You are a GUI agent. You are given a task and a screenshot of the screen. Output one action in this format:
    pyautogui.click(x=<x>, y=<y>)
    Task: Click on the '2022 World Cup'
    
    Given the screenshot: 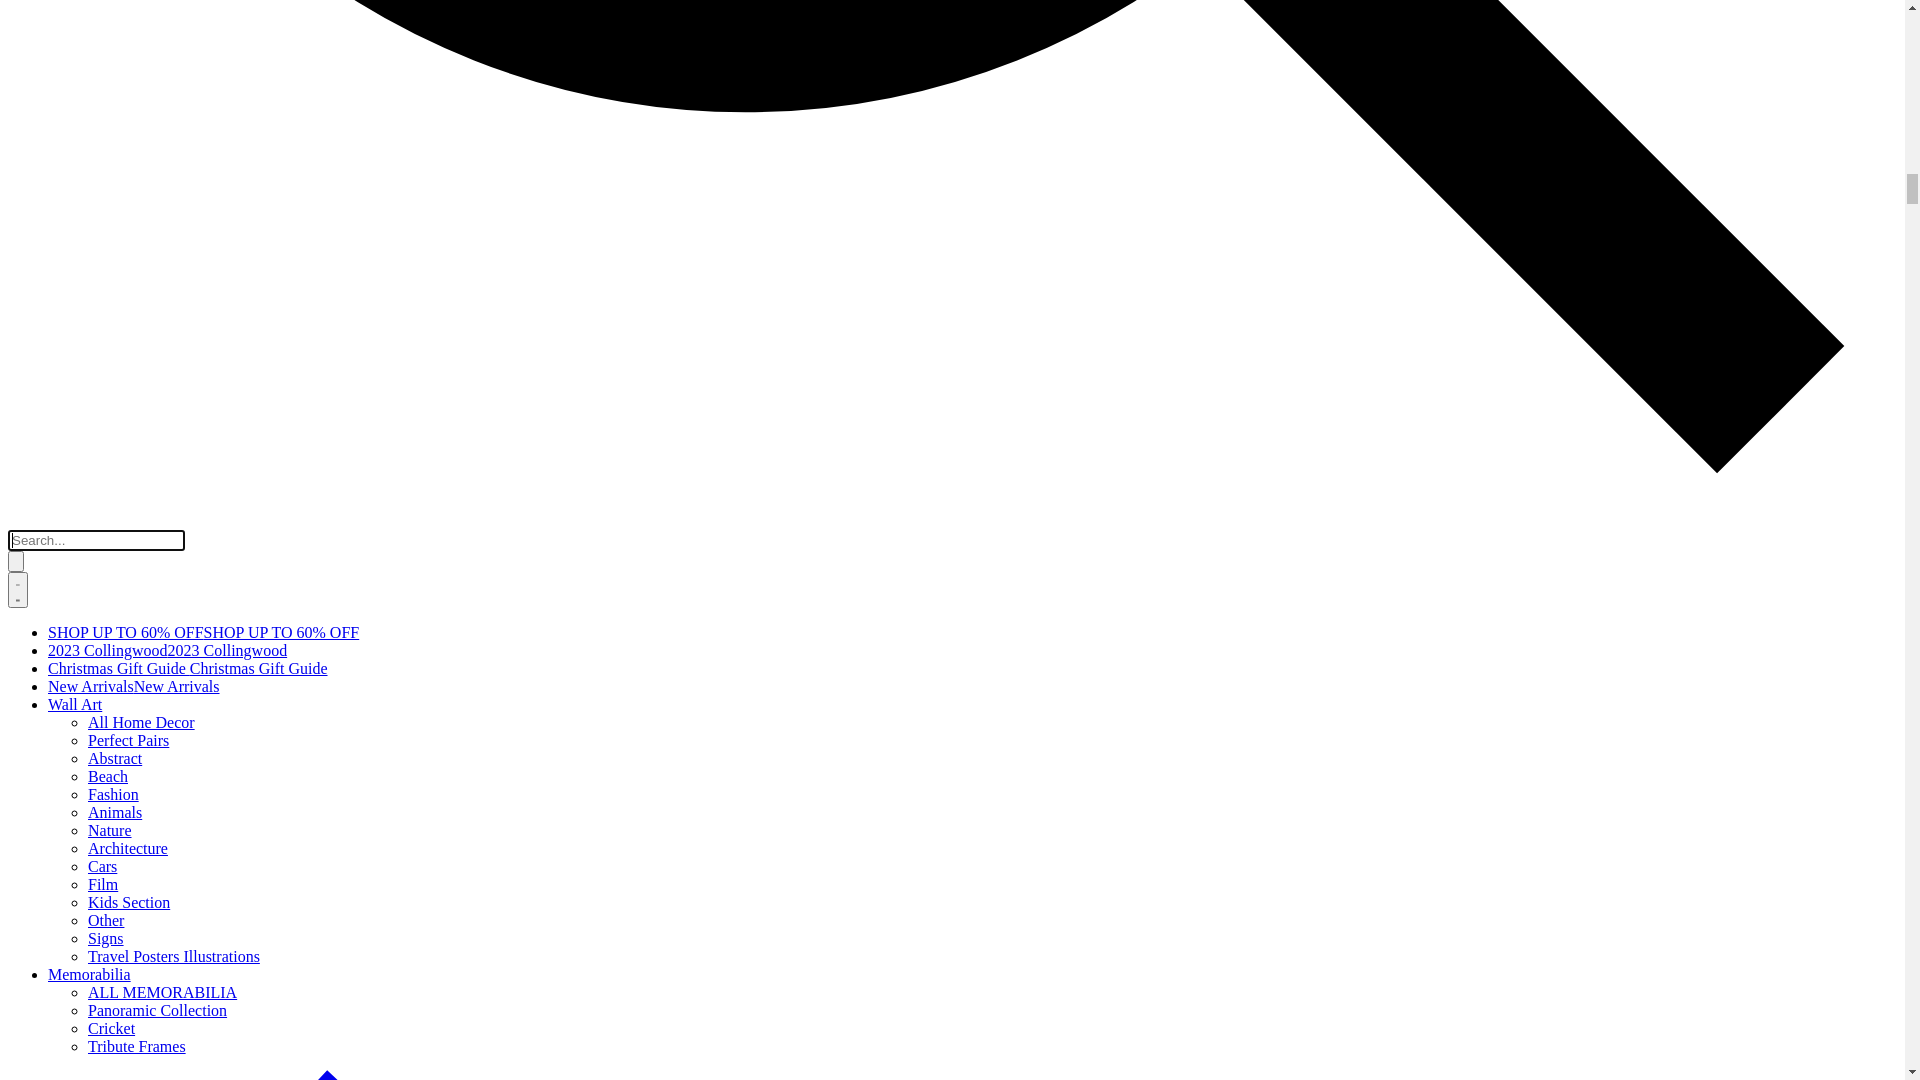 What is the action you would take?
    pyautogui.click(x=99, y=1049)
    